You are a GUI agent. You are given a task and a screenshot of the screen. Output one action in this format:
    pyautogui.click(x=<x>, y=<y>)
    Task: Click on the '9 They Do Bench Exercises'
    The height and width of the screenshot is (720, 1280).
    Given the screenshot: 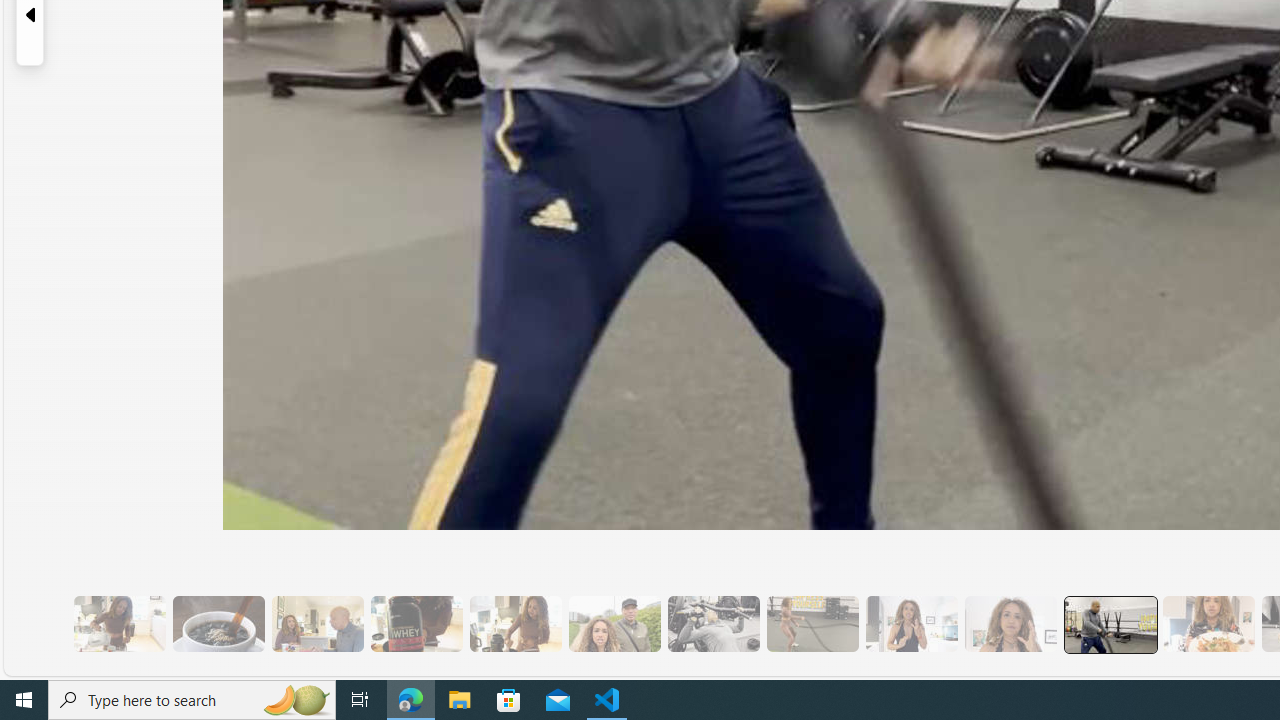 What is the action you would take?
    pyautogui.click(x=713, y=623)
    